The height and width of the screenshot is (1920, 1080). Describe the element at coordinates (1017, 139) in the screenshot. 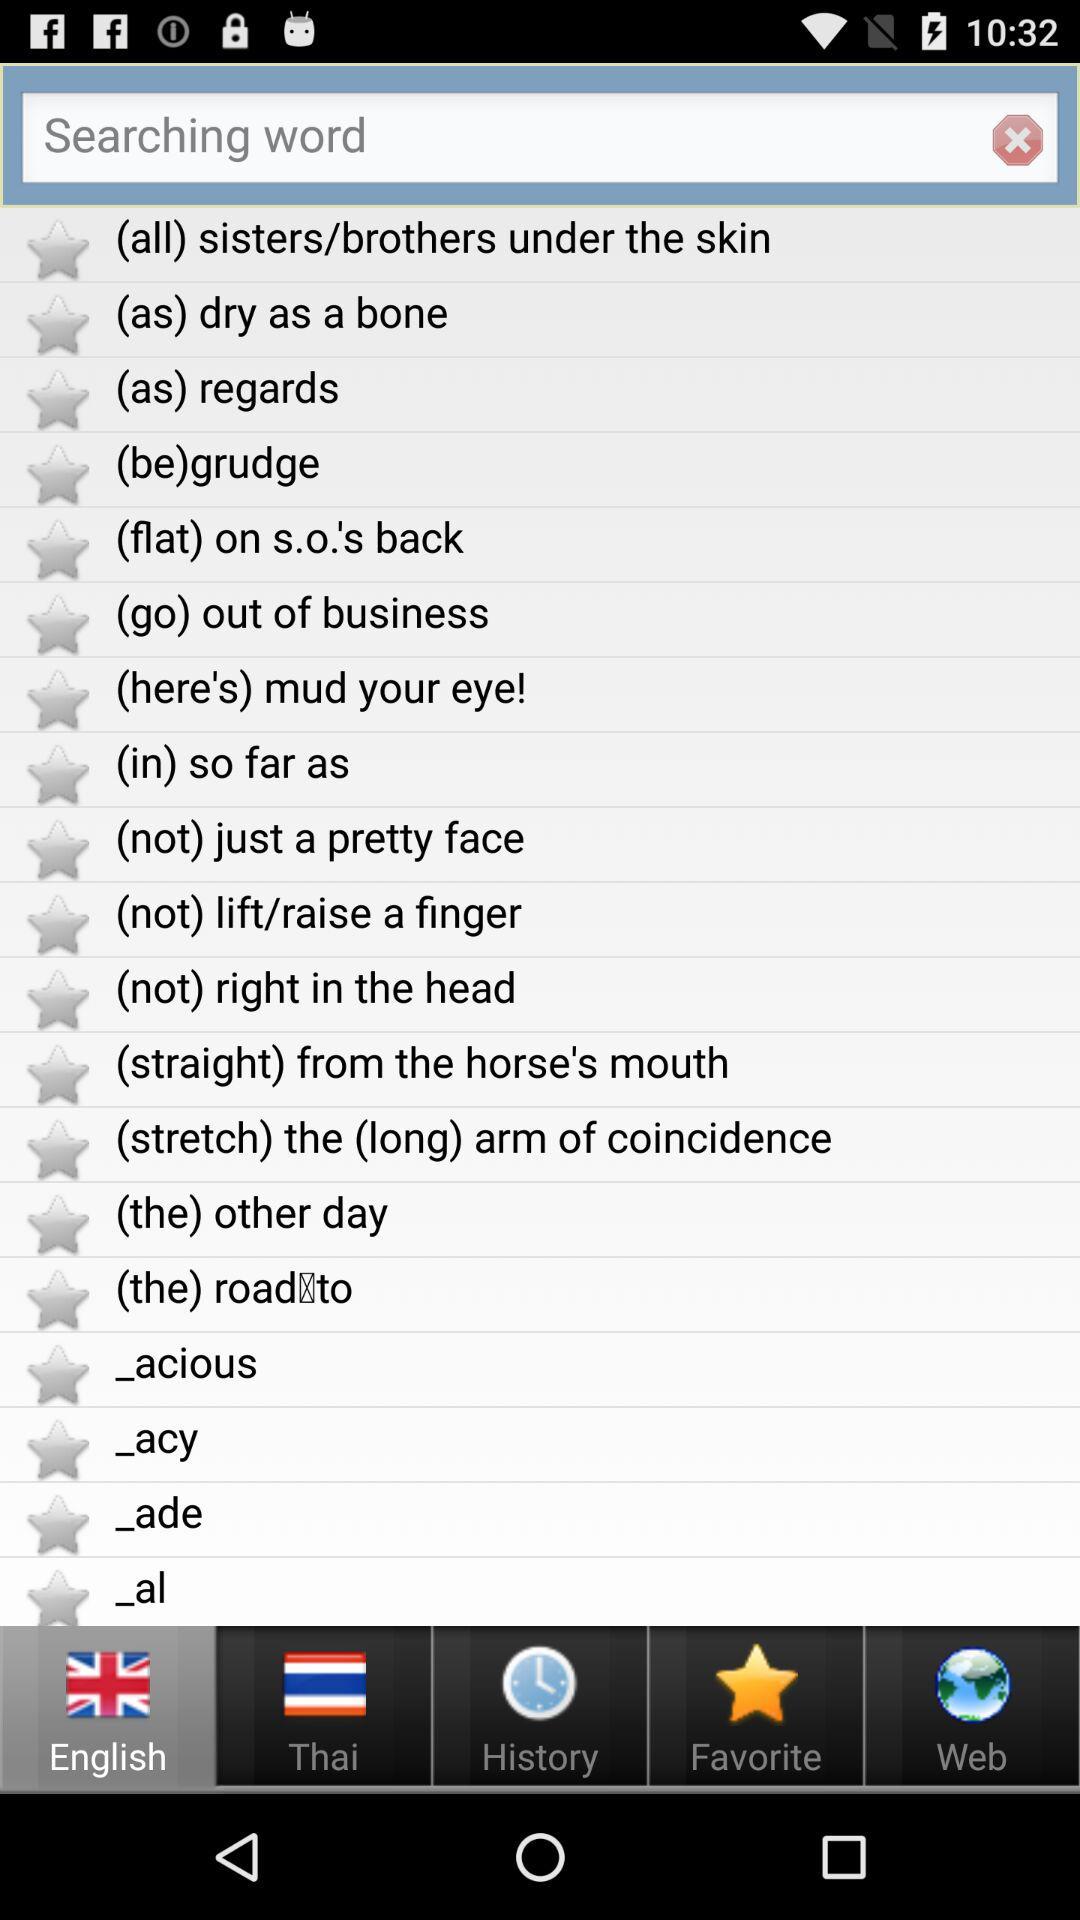

I see `icon at the top right corner` at that location.